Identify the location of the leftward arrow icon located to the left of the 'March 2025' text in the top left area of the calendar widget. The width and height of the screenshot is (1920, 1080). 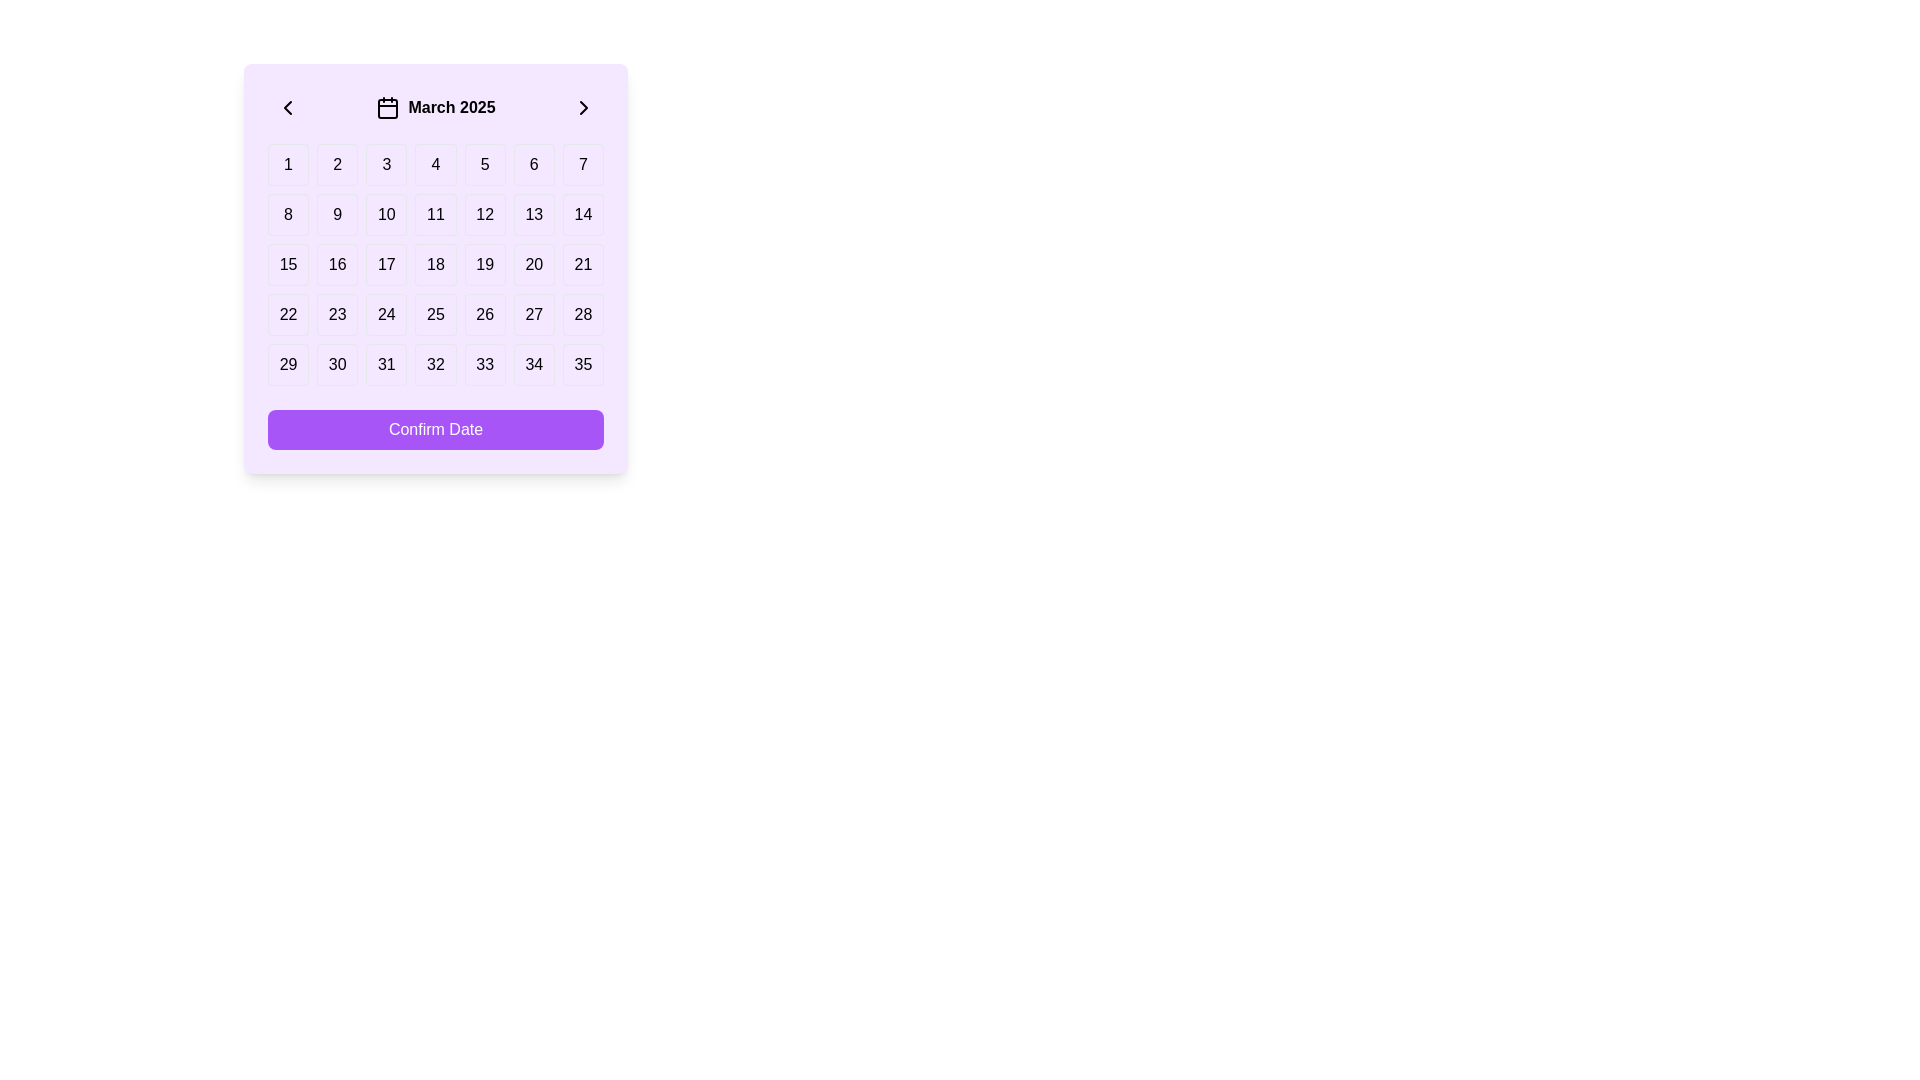
(287, 108).